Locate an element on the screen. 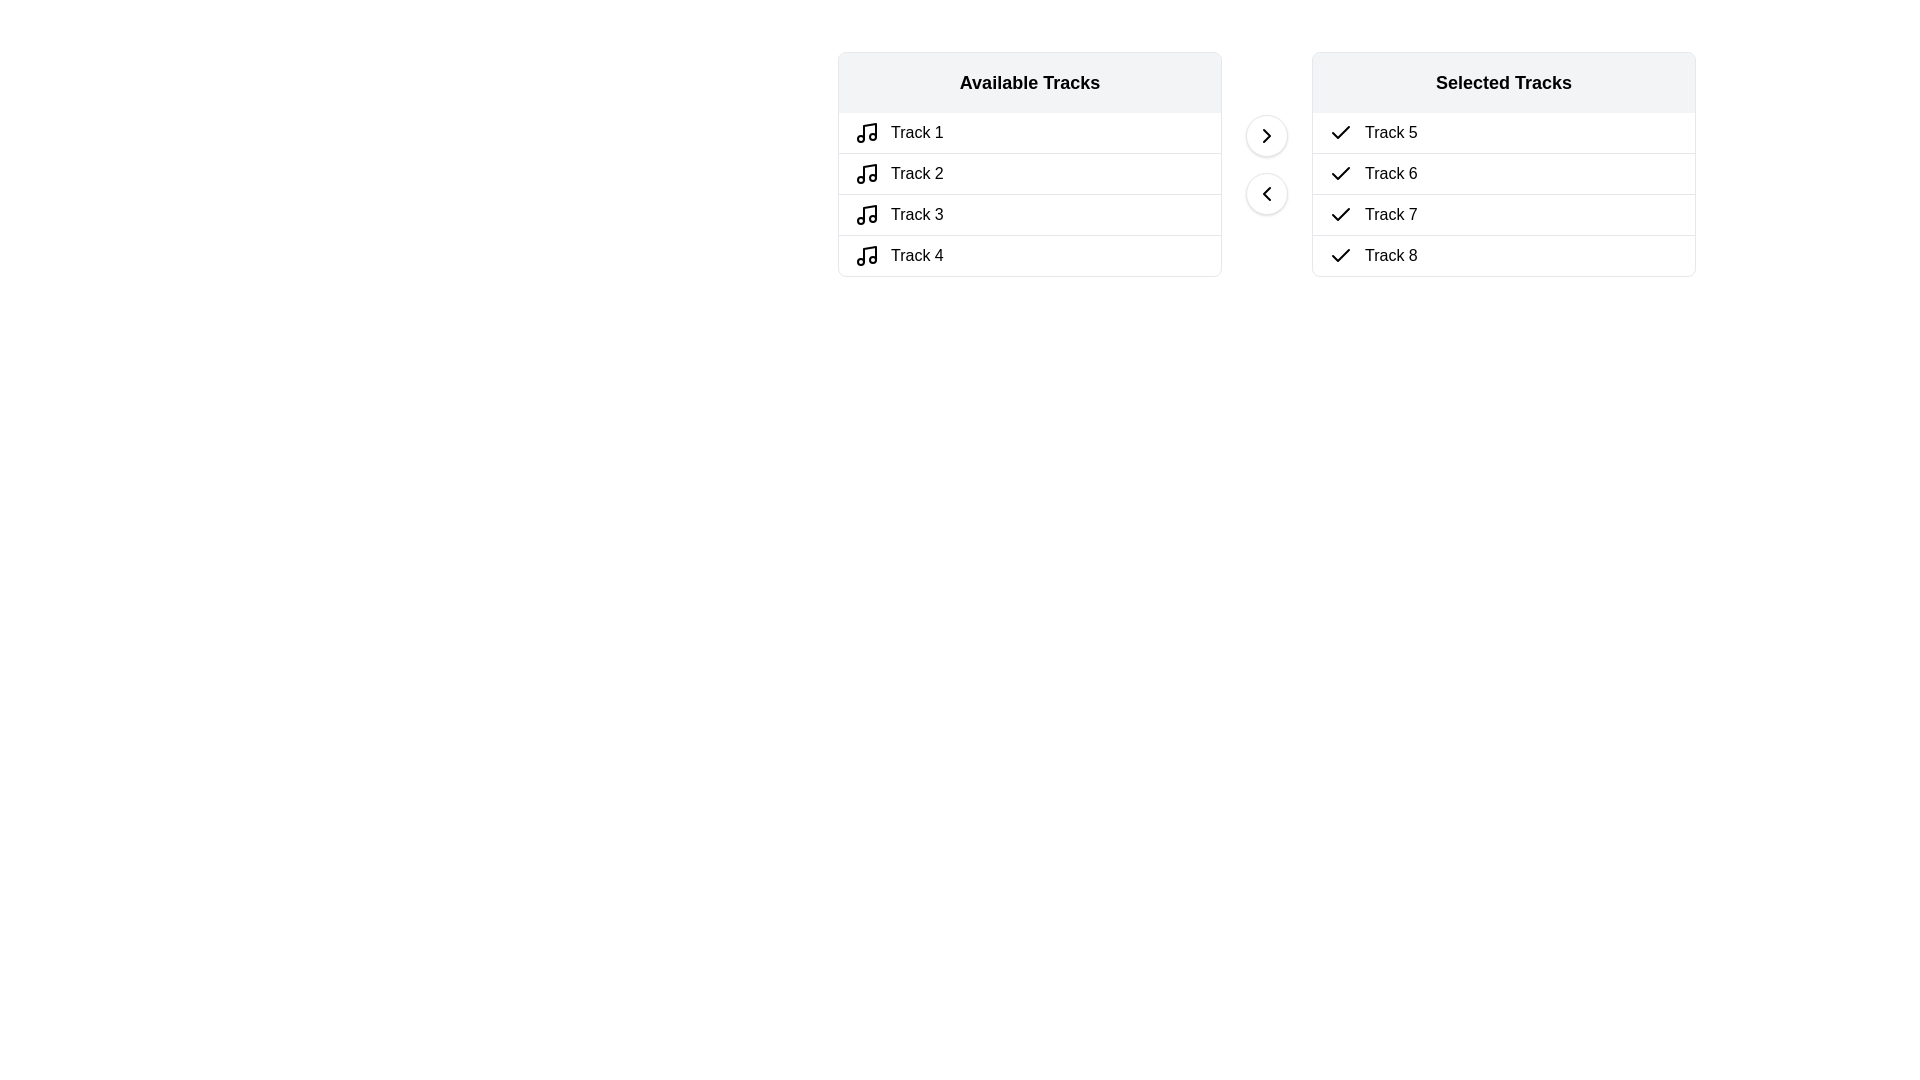  the checkmark icon associated with 'Track 7' in the 'Selected Tracks' column is located at coordinates (1340, 214).